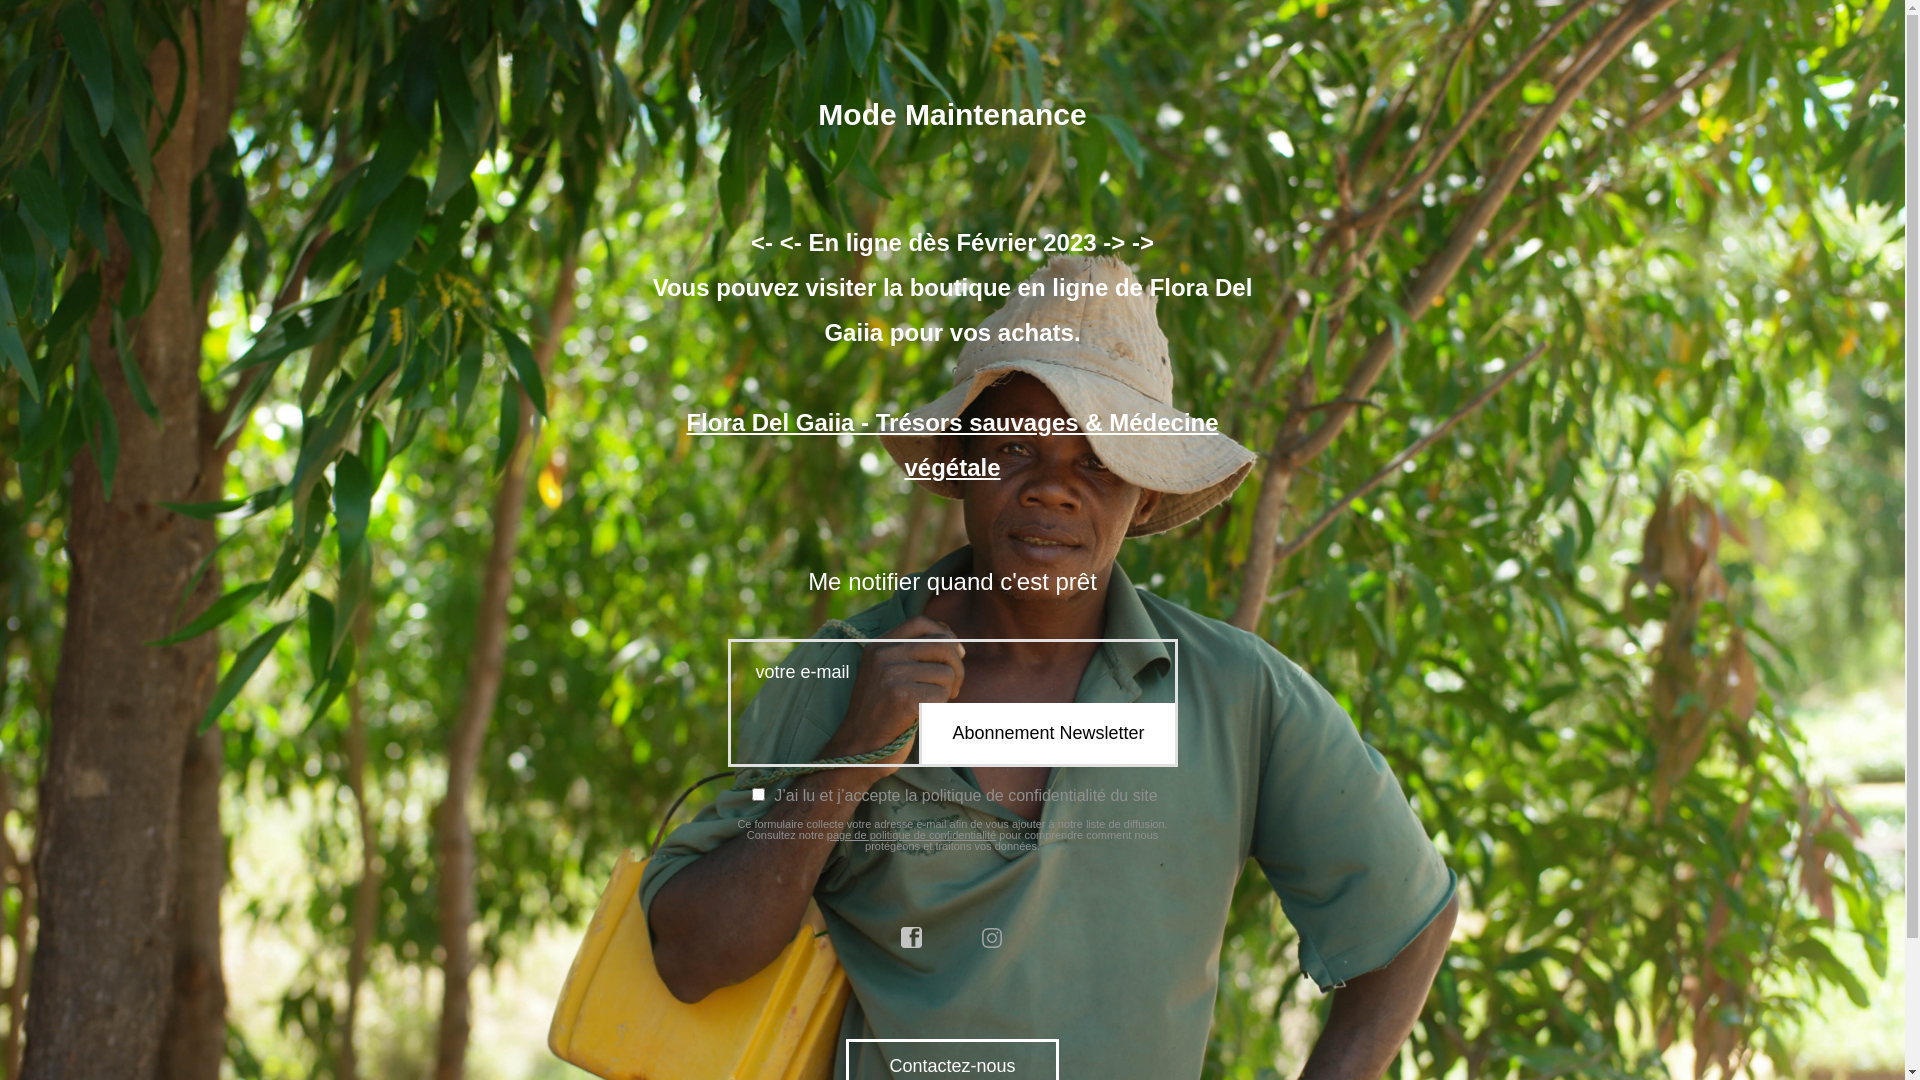 This screenshot has height=1080, width=1920. Describe the element at coordinates (993, 937) in the screenshot. I see `'instagram'` at that location.